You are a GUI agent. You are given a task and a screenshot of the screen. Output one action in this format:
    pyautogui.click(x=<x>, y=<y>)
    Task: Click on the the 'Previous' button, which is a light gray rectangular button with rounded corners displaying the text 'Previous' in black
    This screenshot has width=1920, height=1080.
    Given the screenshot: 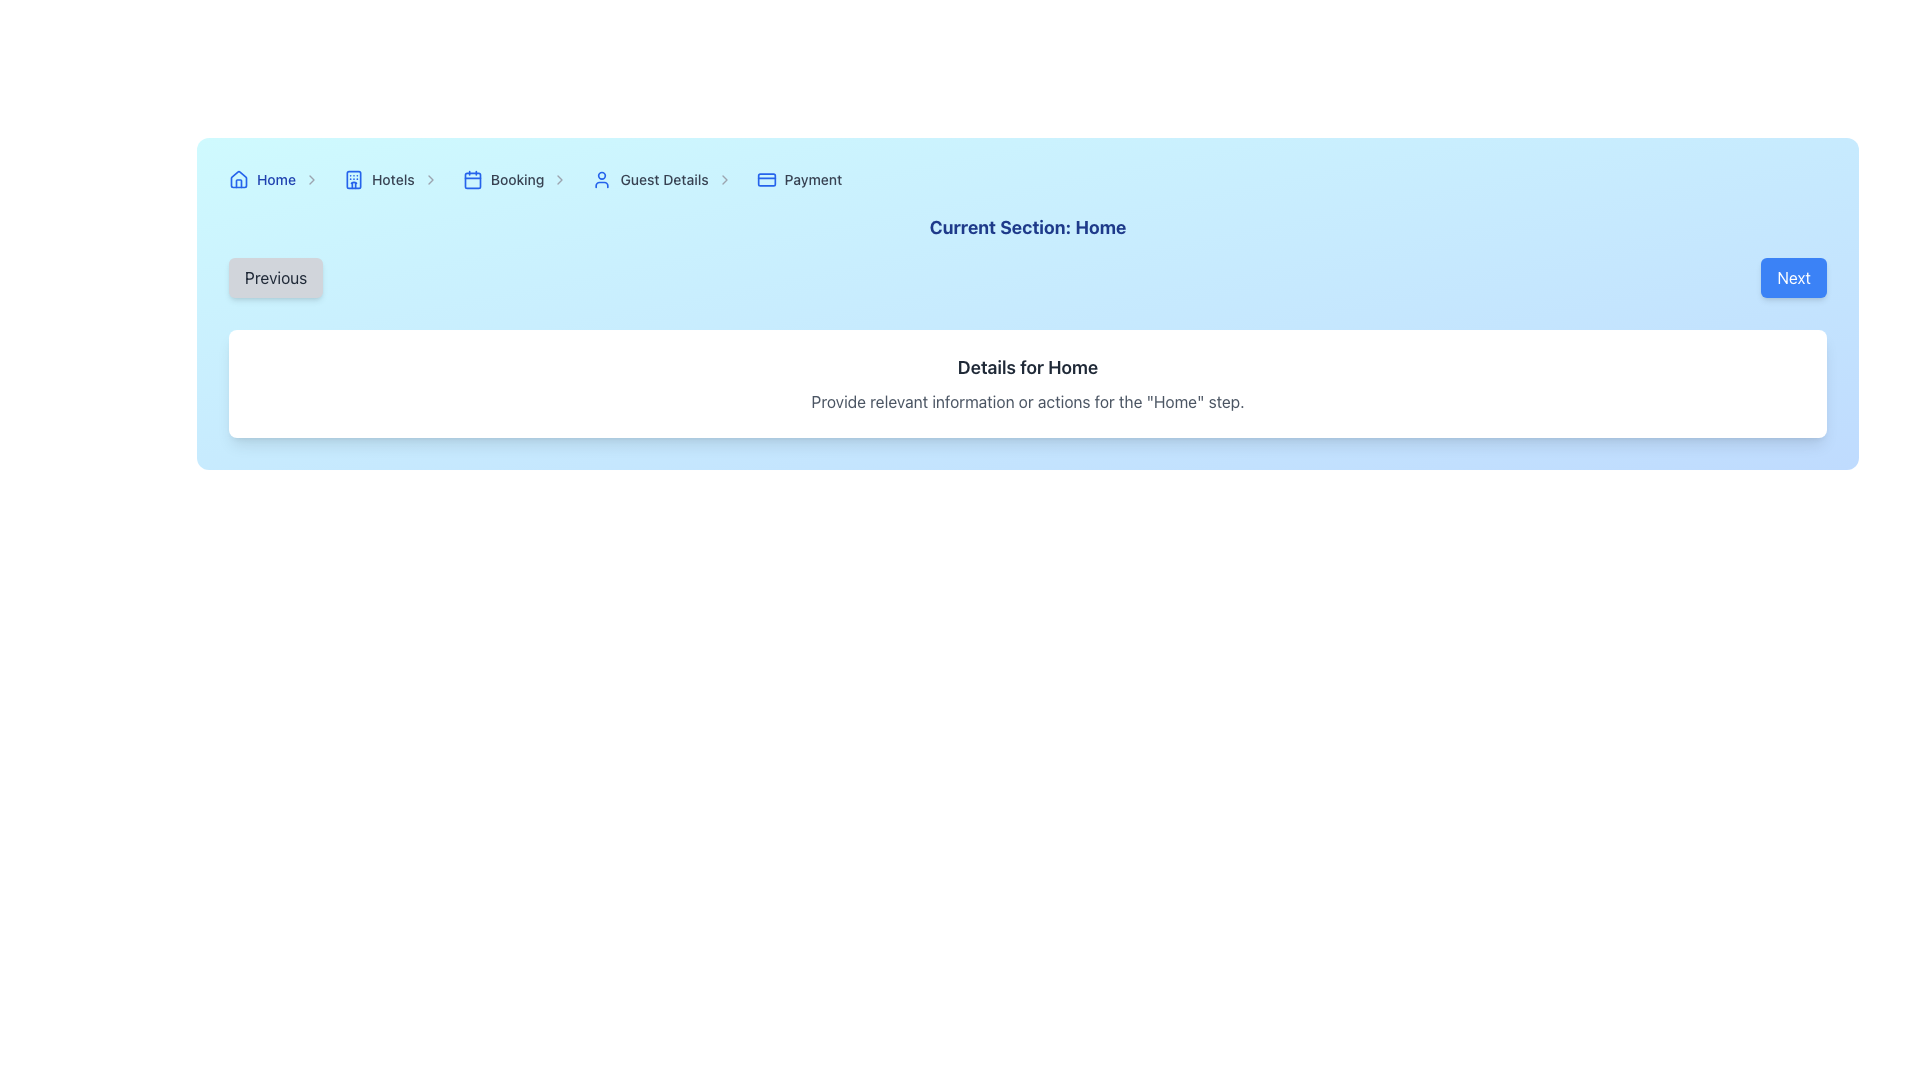 What is the action you would take?
    pyautogui.click(x=275, y=277)
    